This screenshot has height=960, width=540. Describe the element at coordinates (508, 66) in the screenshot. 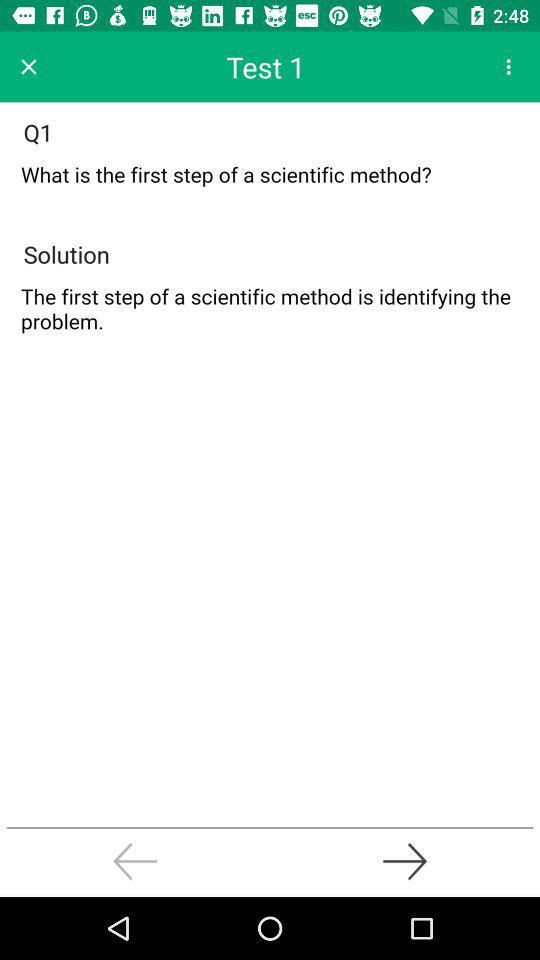

I see `the more icon` at that location.